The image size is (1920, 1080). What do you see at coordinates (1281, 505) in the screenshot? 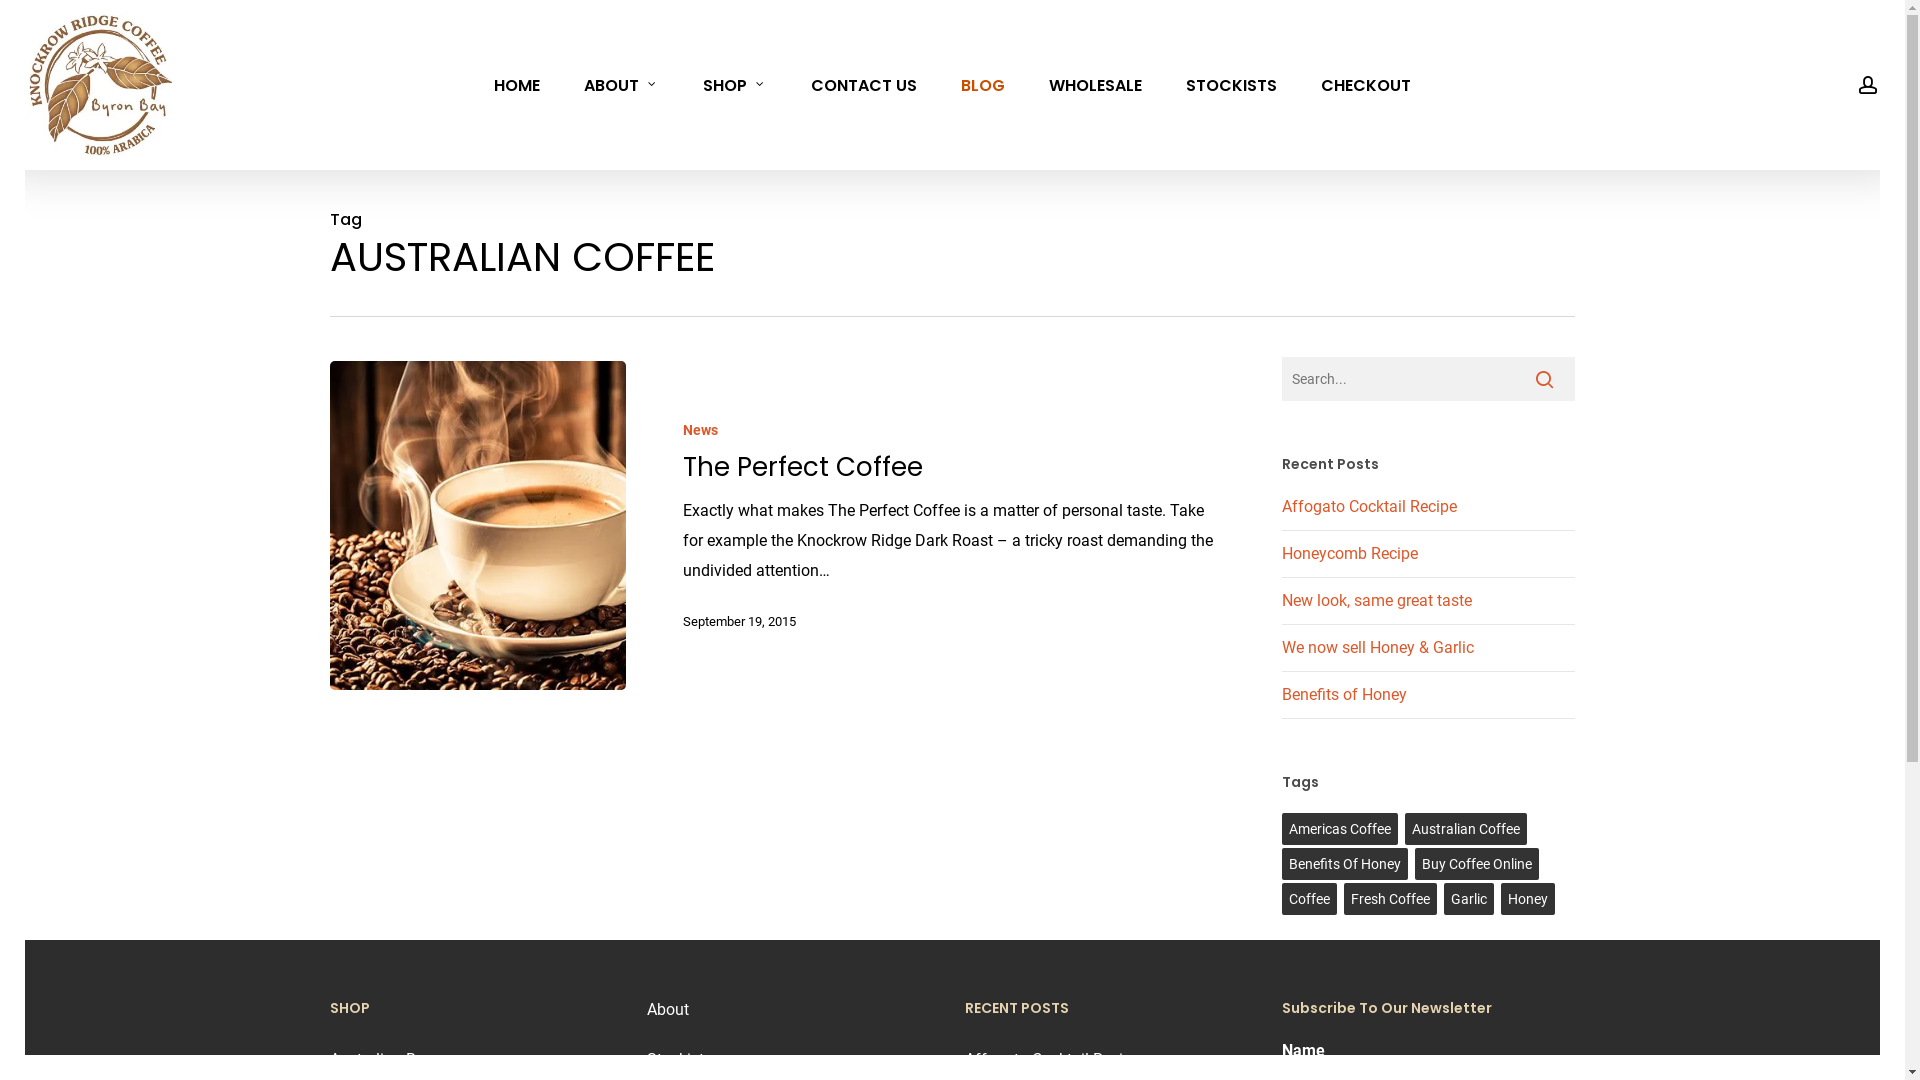
I see `'Affogato Cocktail Recipe'` at bounding box center [1281, 505].